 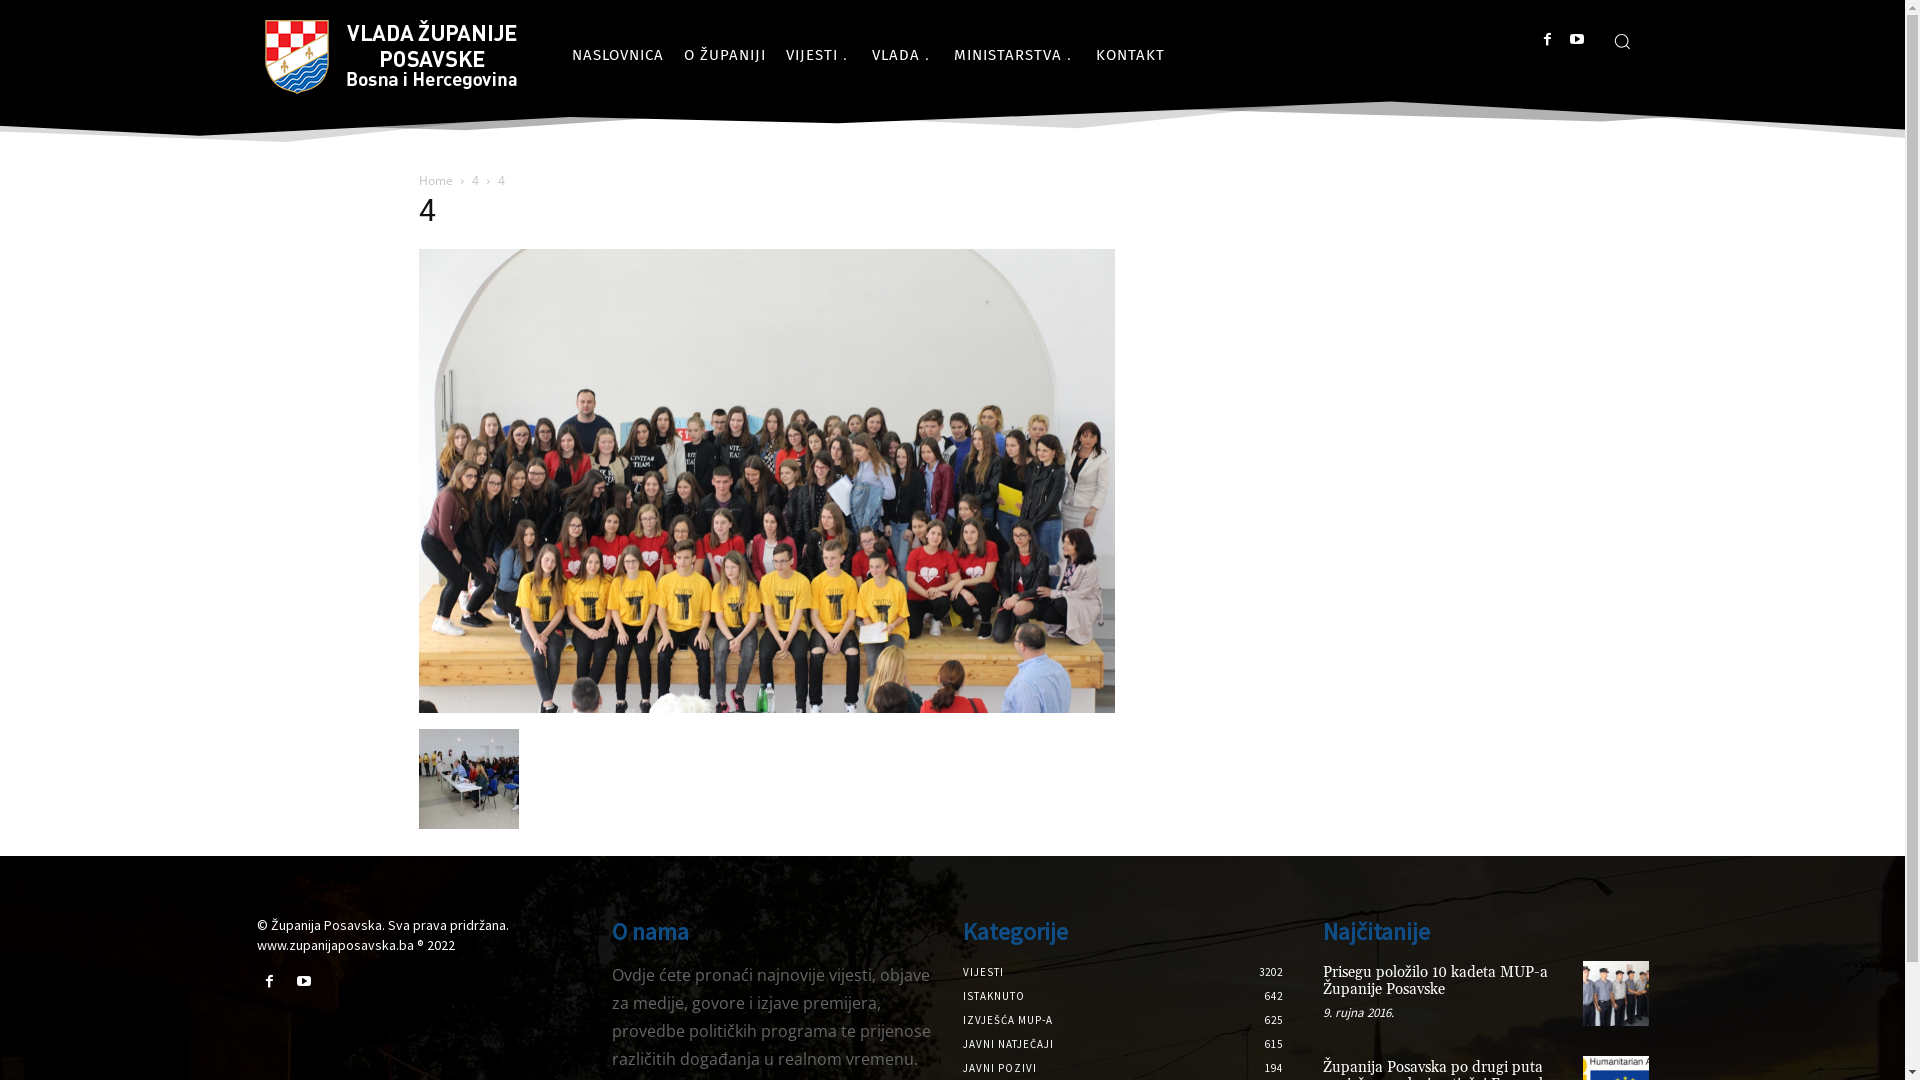 I want to click on 'Facebook', so click(x=267, y=981).